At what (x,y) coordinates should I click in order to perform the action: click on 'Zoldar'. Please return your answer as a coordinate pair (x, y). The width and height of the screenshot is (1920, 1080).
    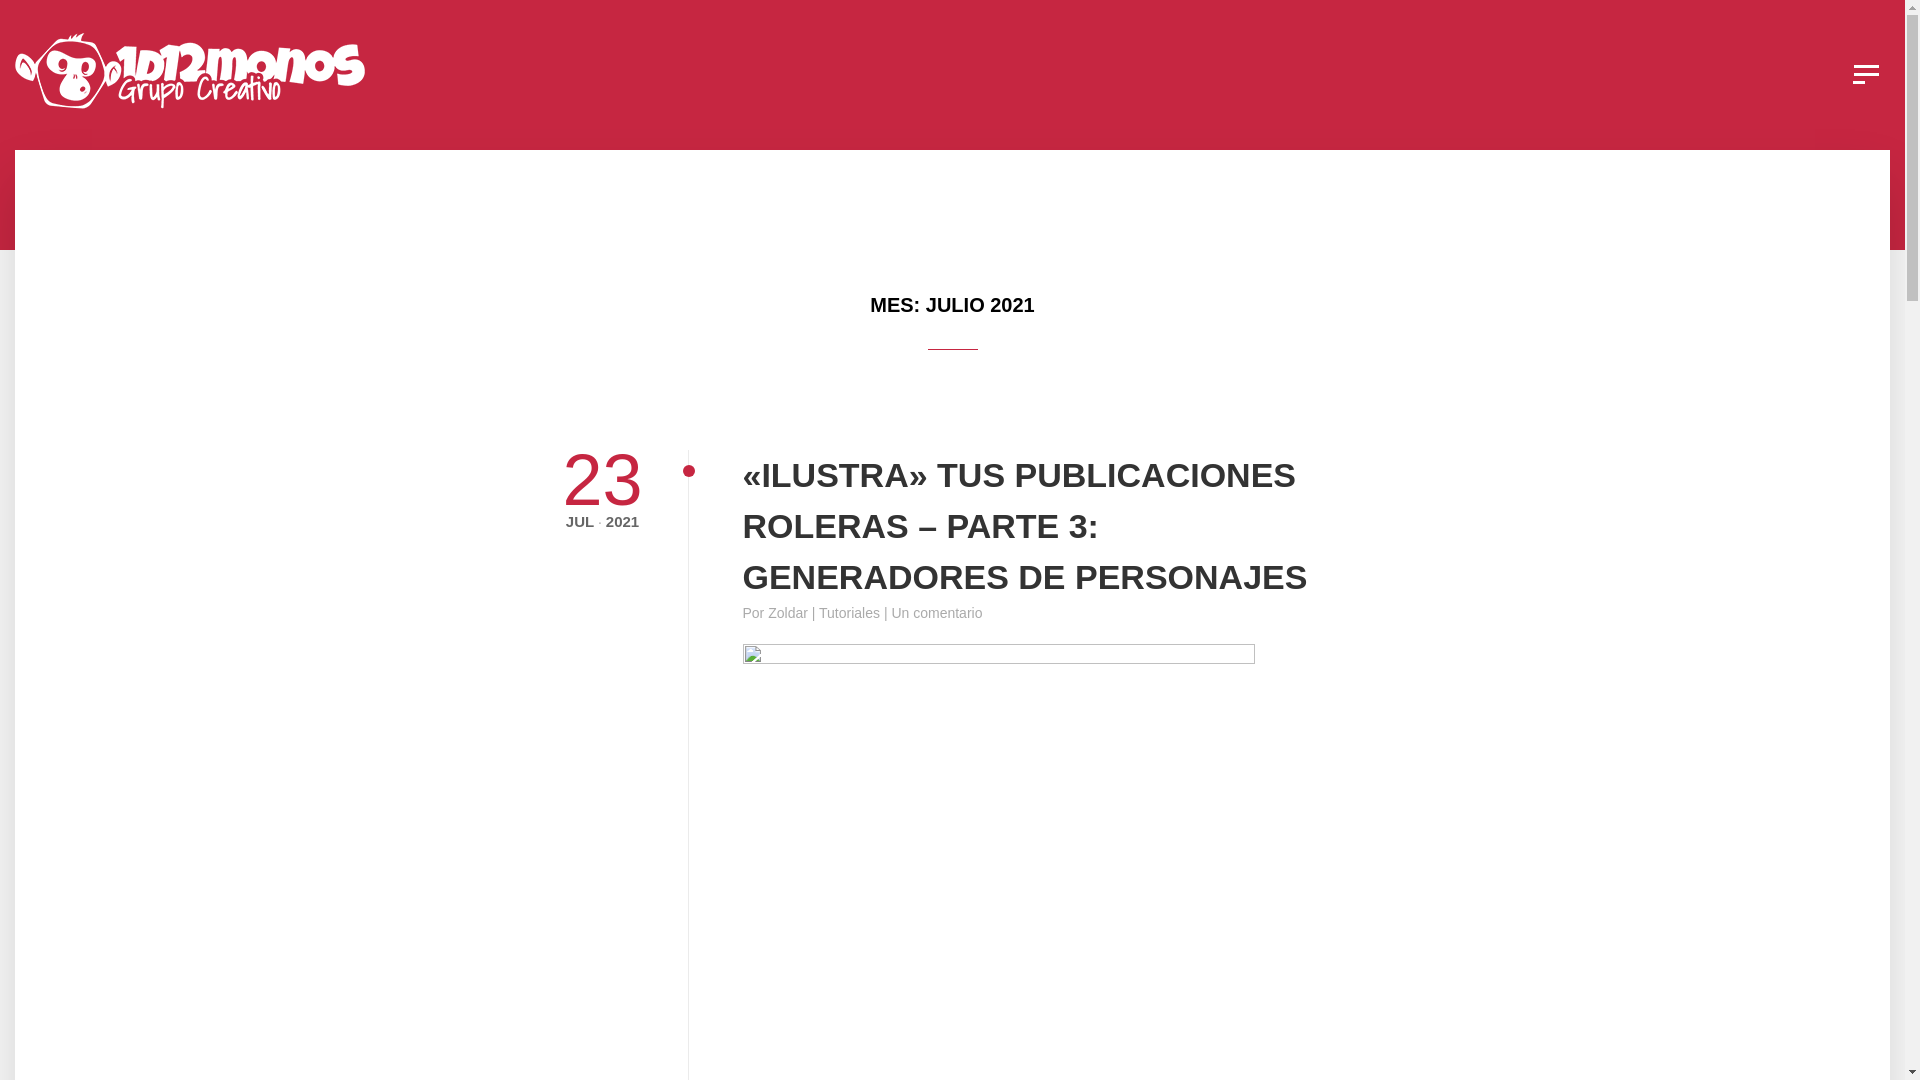
    Looking at the image, I should click on (786, 612).